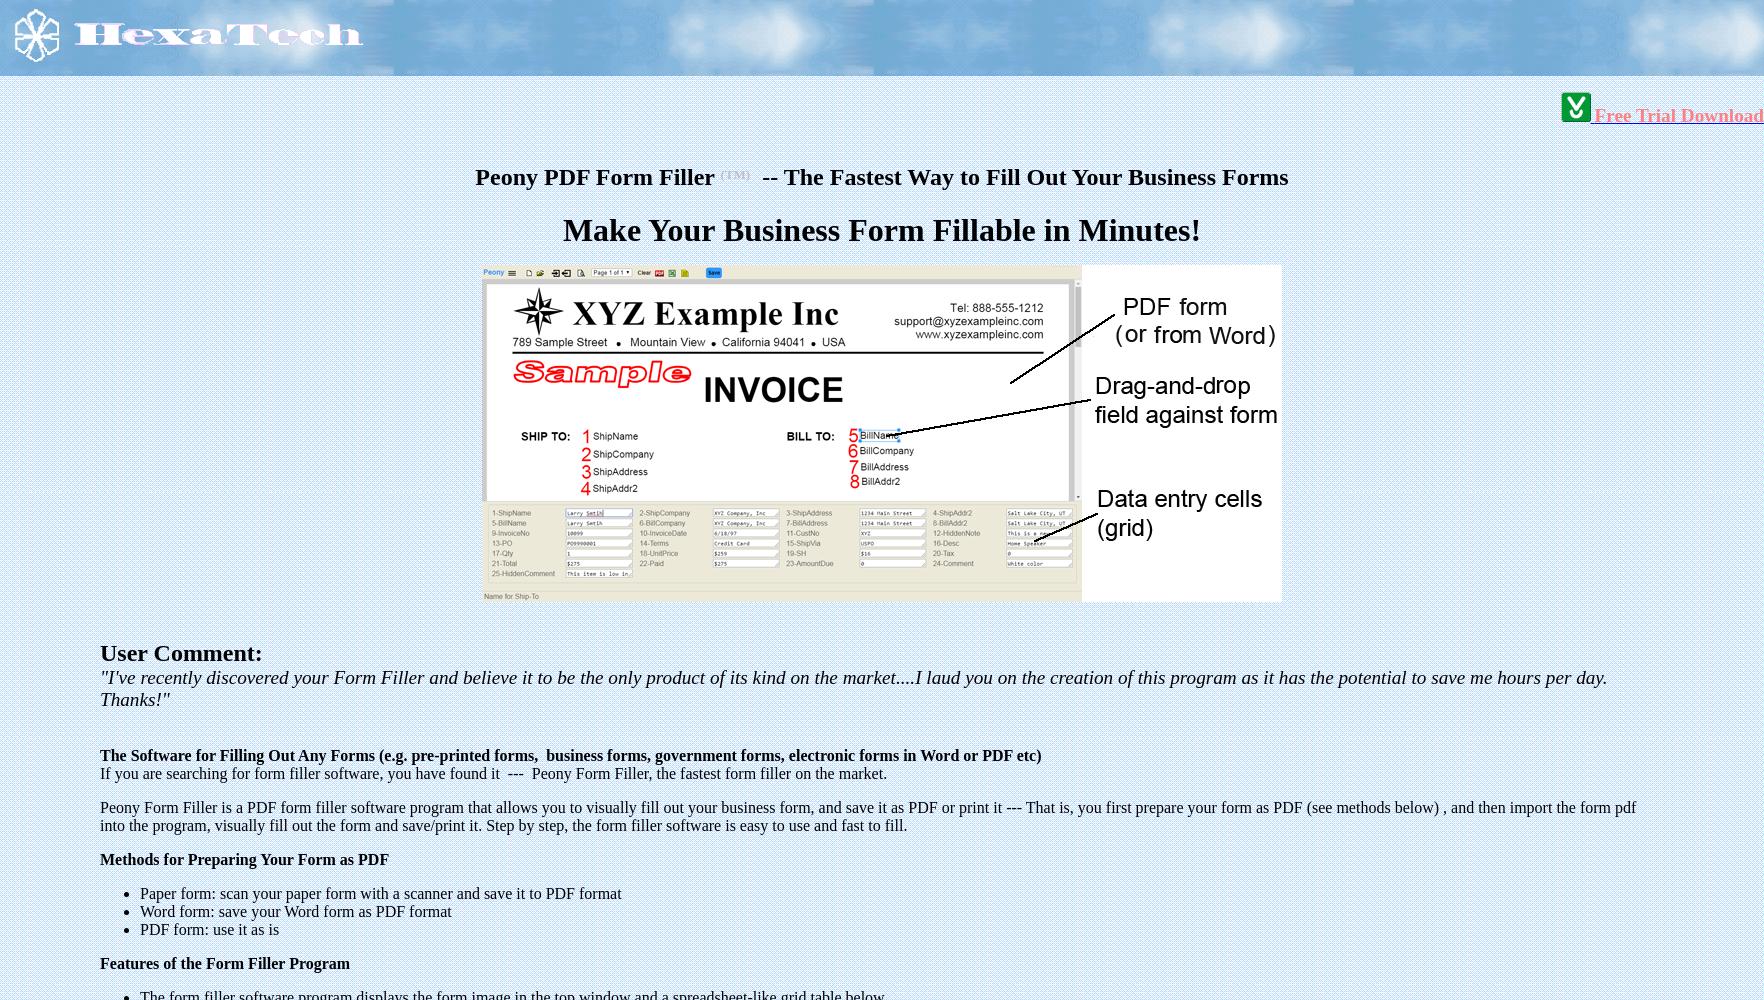  I want to click on 'User Comment:', so click(180, 653).